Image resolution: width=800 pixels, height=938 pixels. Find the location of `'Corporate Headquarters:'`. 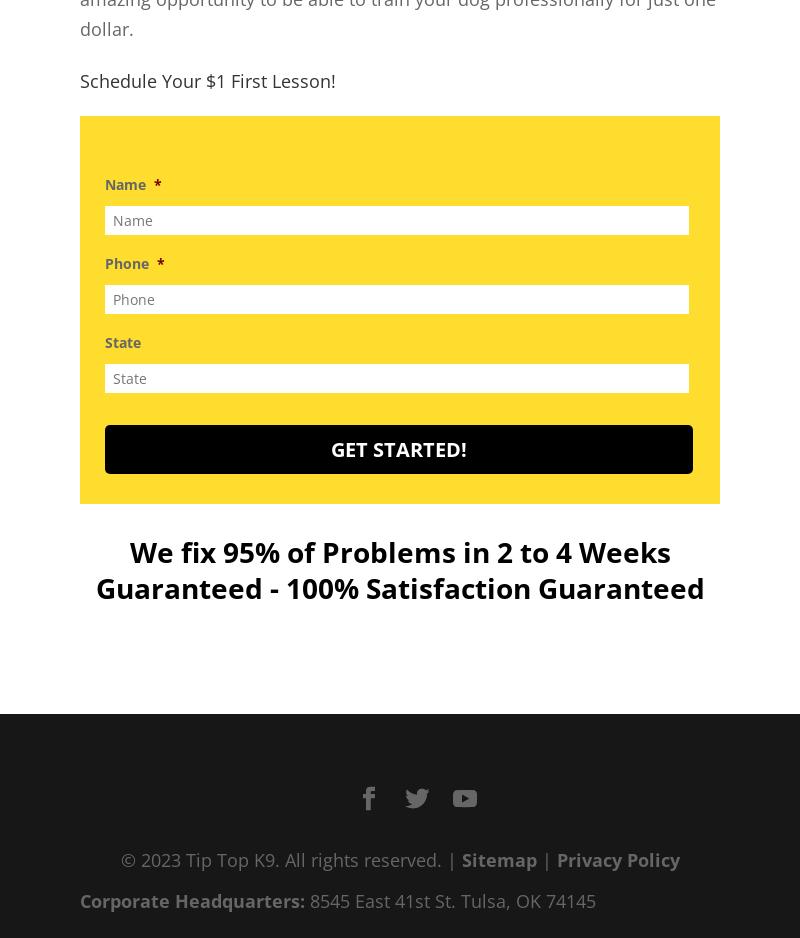

'Corporate Headquarters:' is located at coordinates (191, 901).